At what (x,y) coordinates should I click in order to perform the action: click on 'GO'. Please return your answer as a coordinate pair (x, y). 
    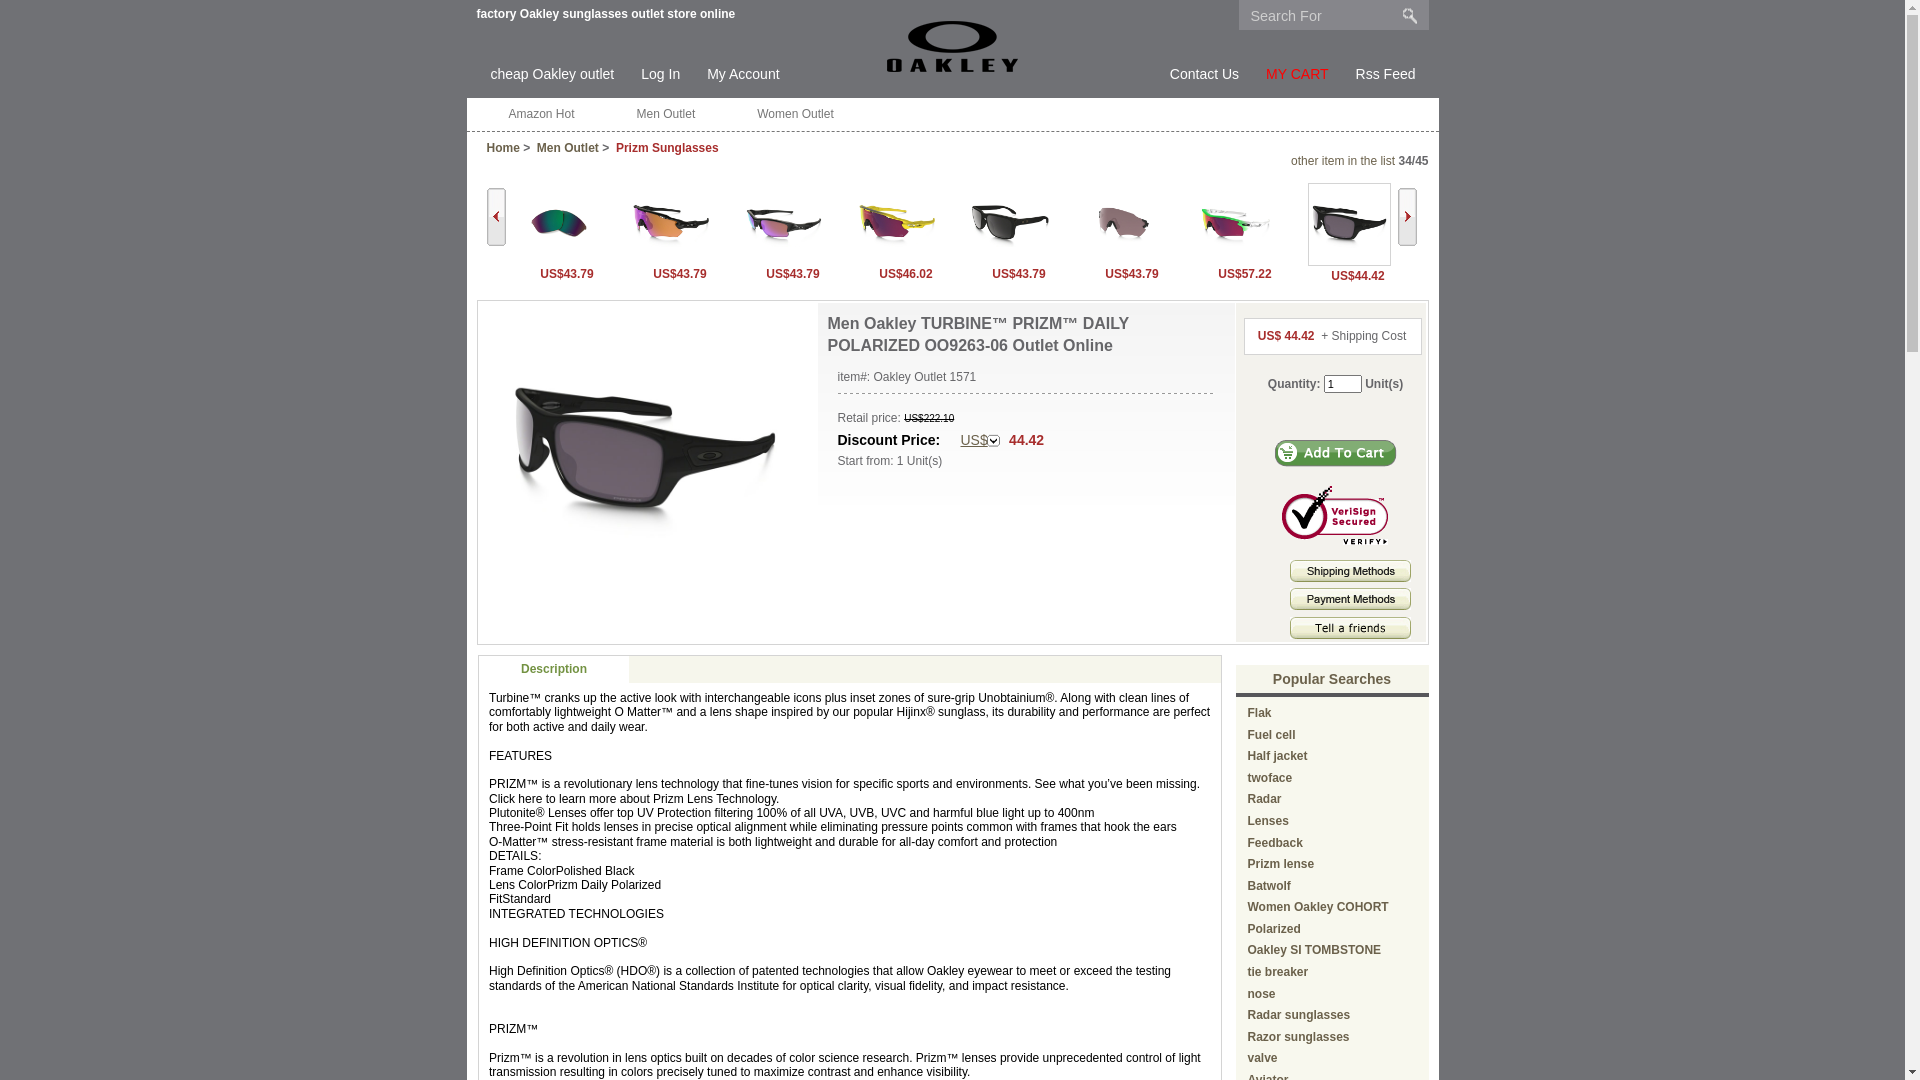
    Looking at the image, I should click on (1409, 15).